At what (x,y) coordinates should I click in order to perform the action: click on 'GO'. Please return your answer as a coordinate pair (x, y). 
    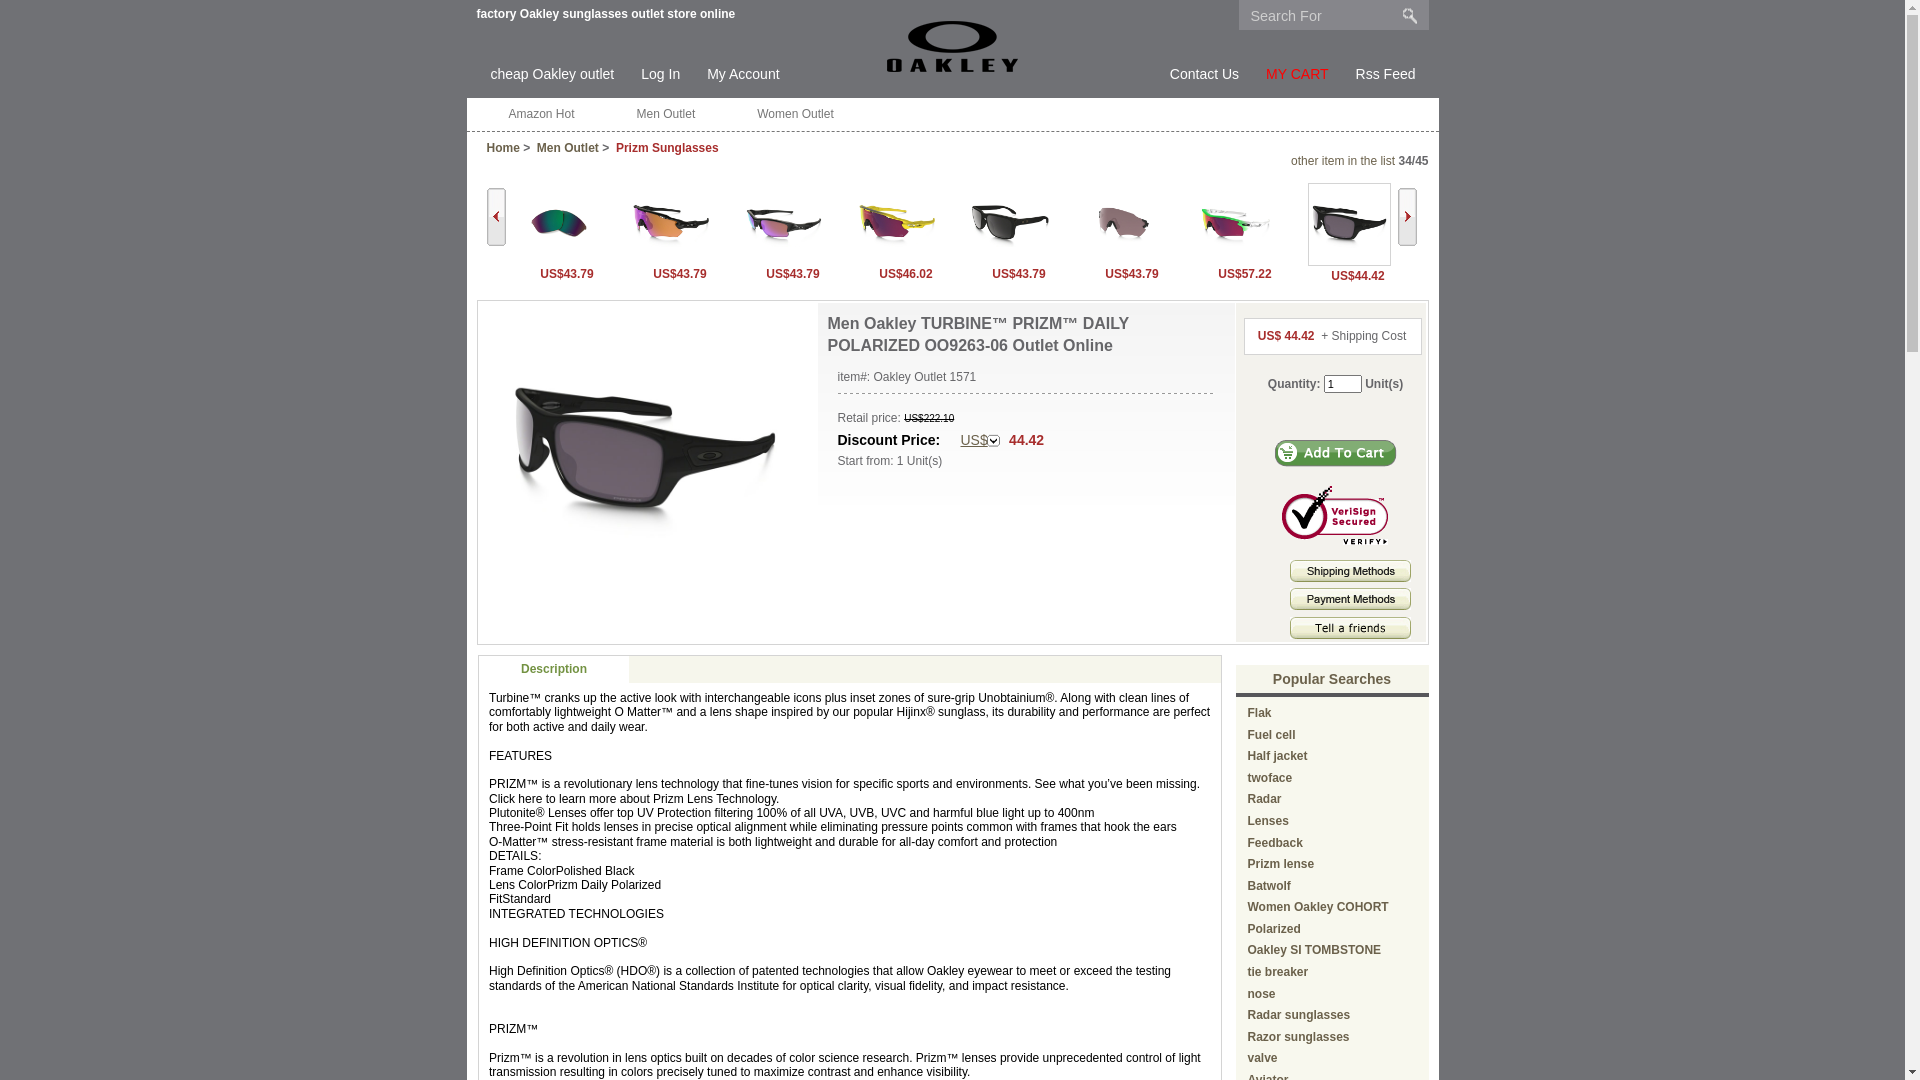
    Looking at the image, I should click on (1409, 15).